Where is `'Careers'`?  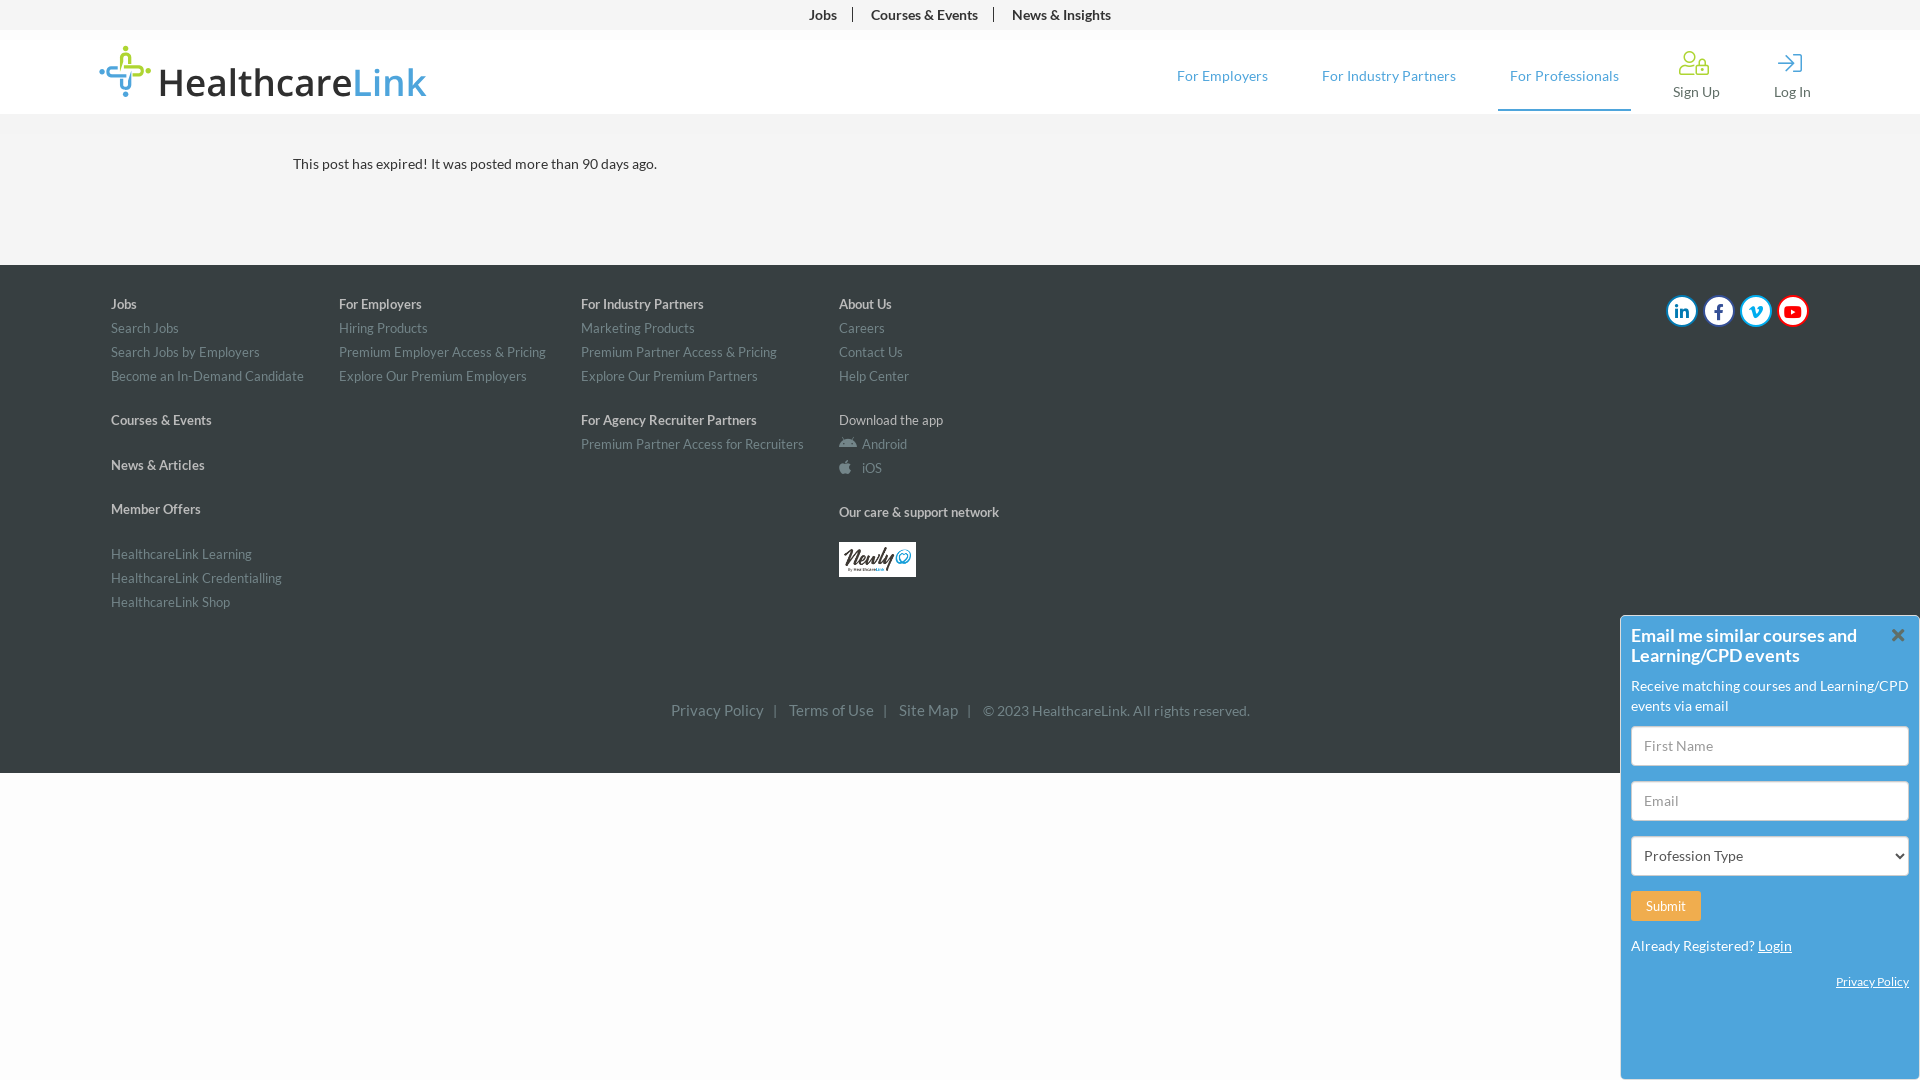 'Careers' is located at coordinates (862, 326).